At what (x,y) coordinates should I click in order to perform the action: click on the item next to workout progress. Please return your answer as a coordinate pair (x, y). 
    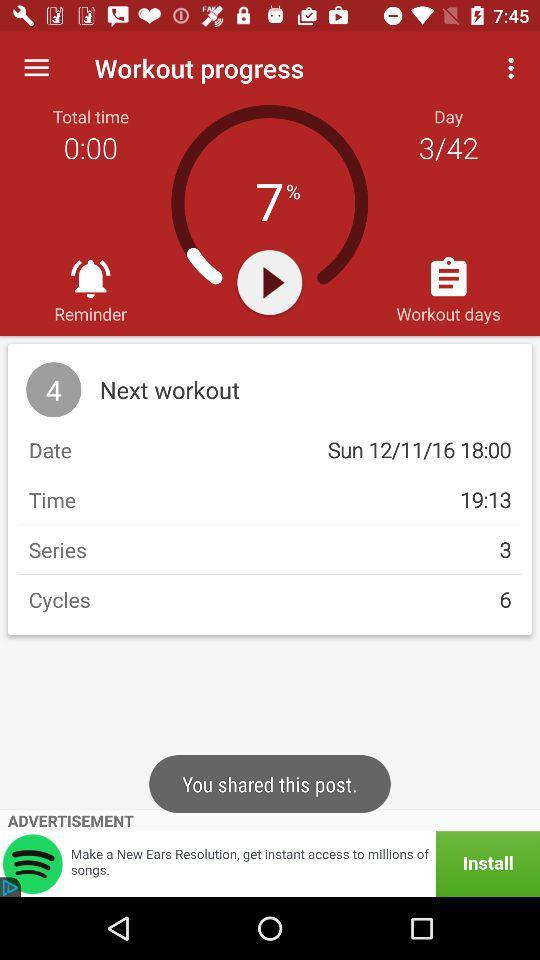
    Looking at the image, I should click on (36, 68).